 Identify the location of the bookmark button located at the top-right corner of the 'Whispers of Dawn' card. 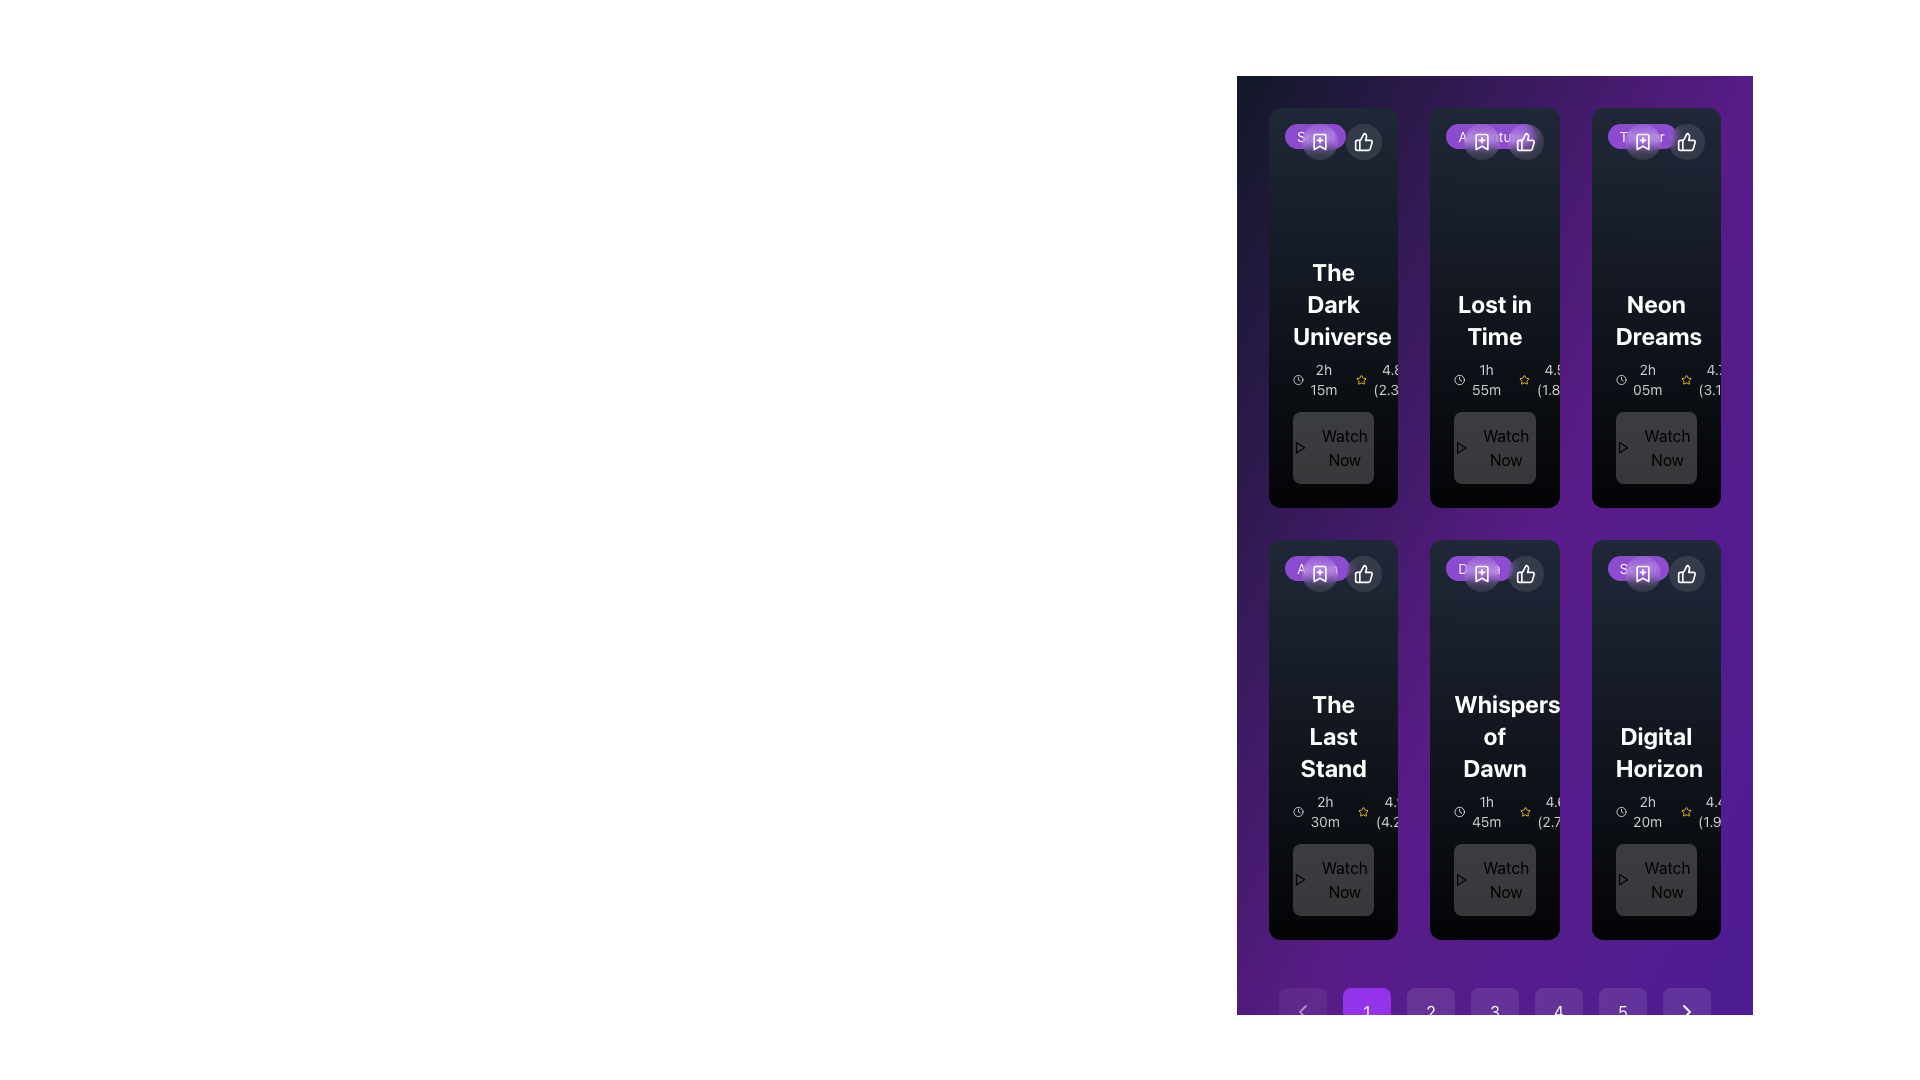
(1503, 574).